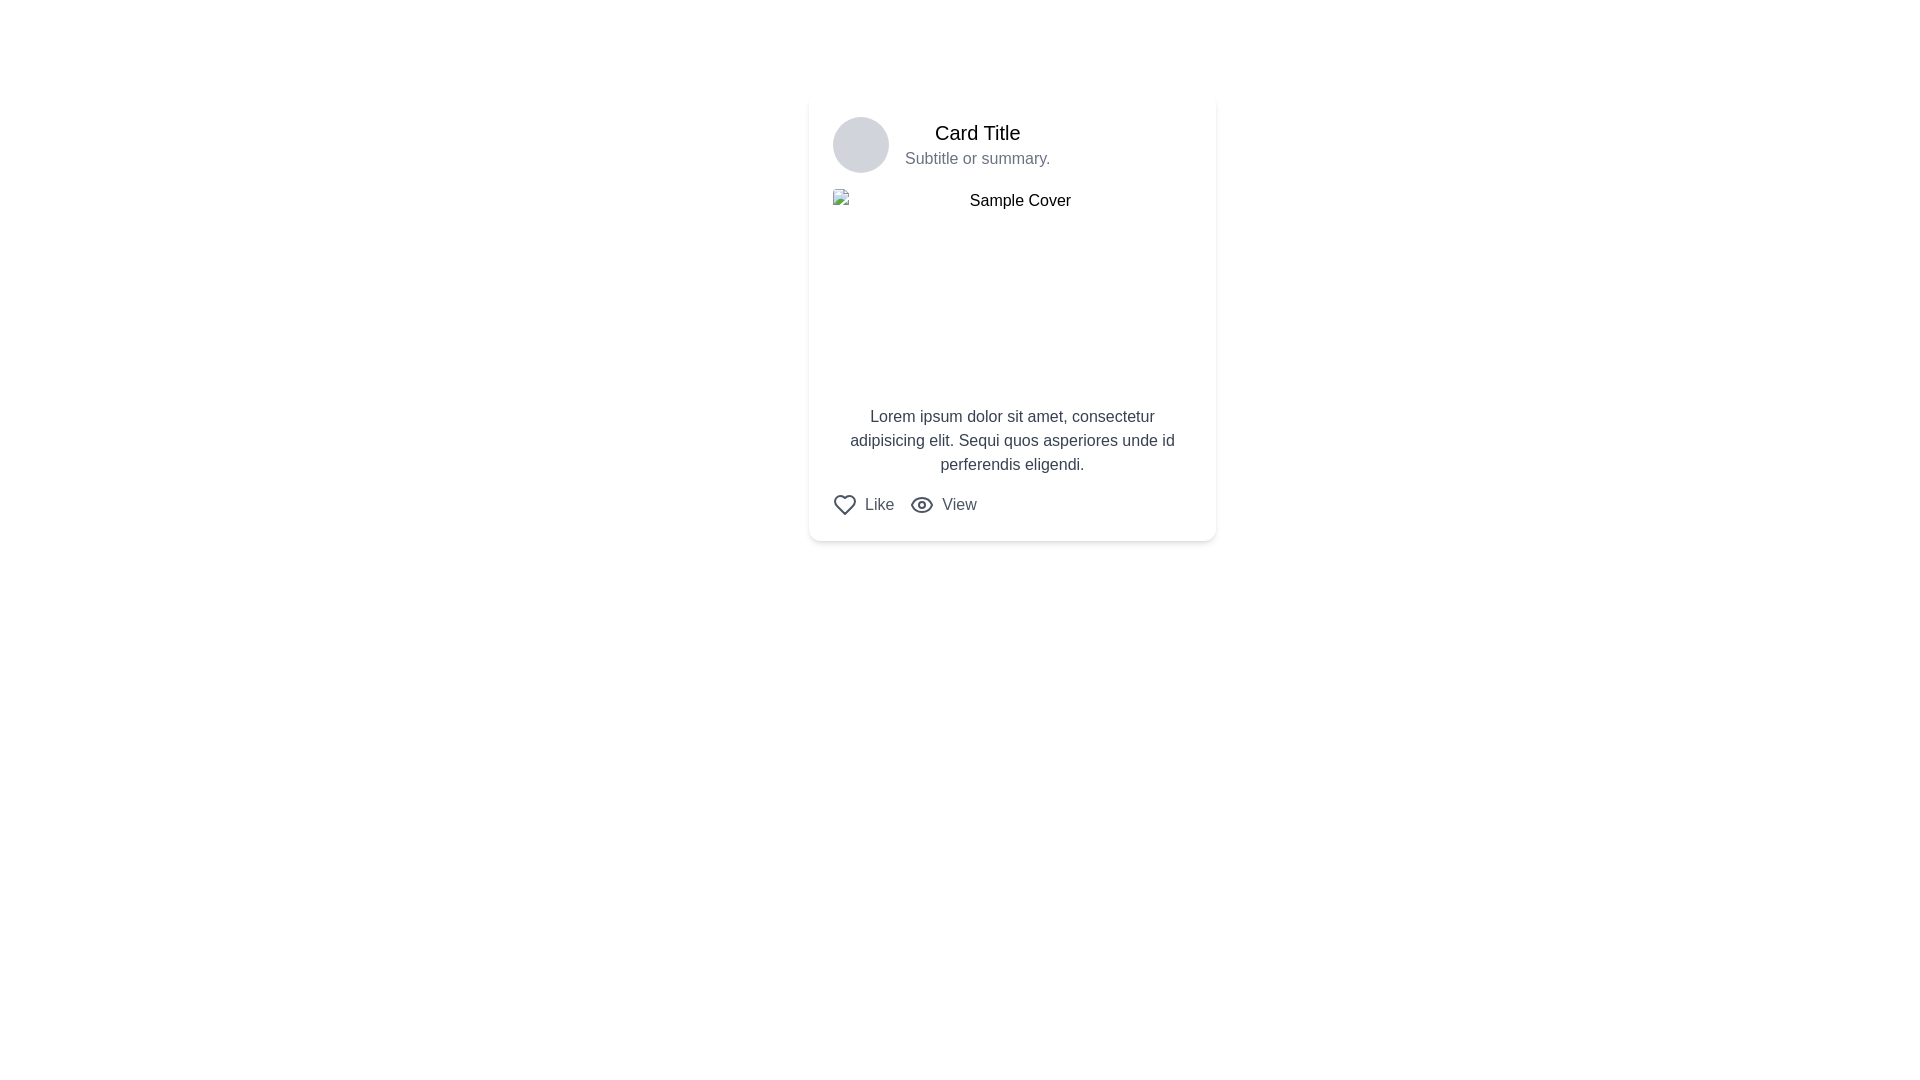 Image resolution: width=1920 pixels, height=1080 pixels. Describe the element at coordinates (942, 504) in the screenshot. I see `the 'View' button` at that location.